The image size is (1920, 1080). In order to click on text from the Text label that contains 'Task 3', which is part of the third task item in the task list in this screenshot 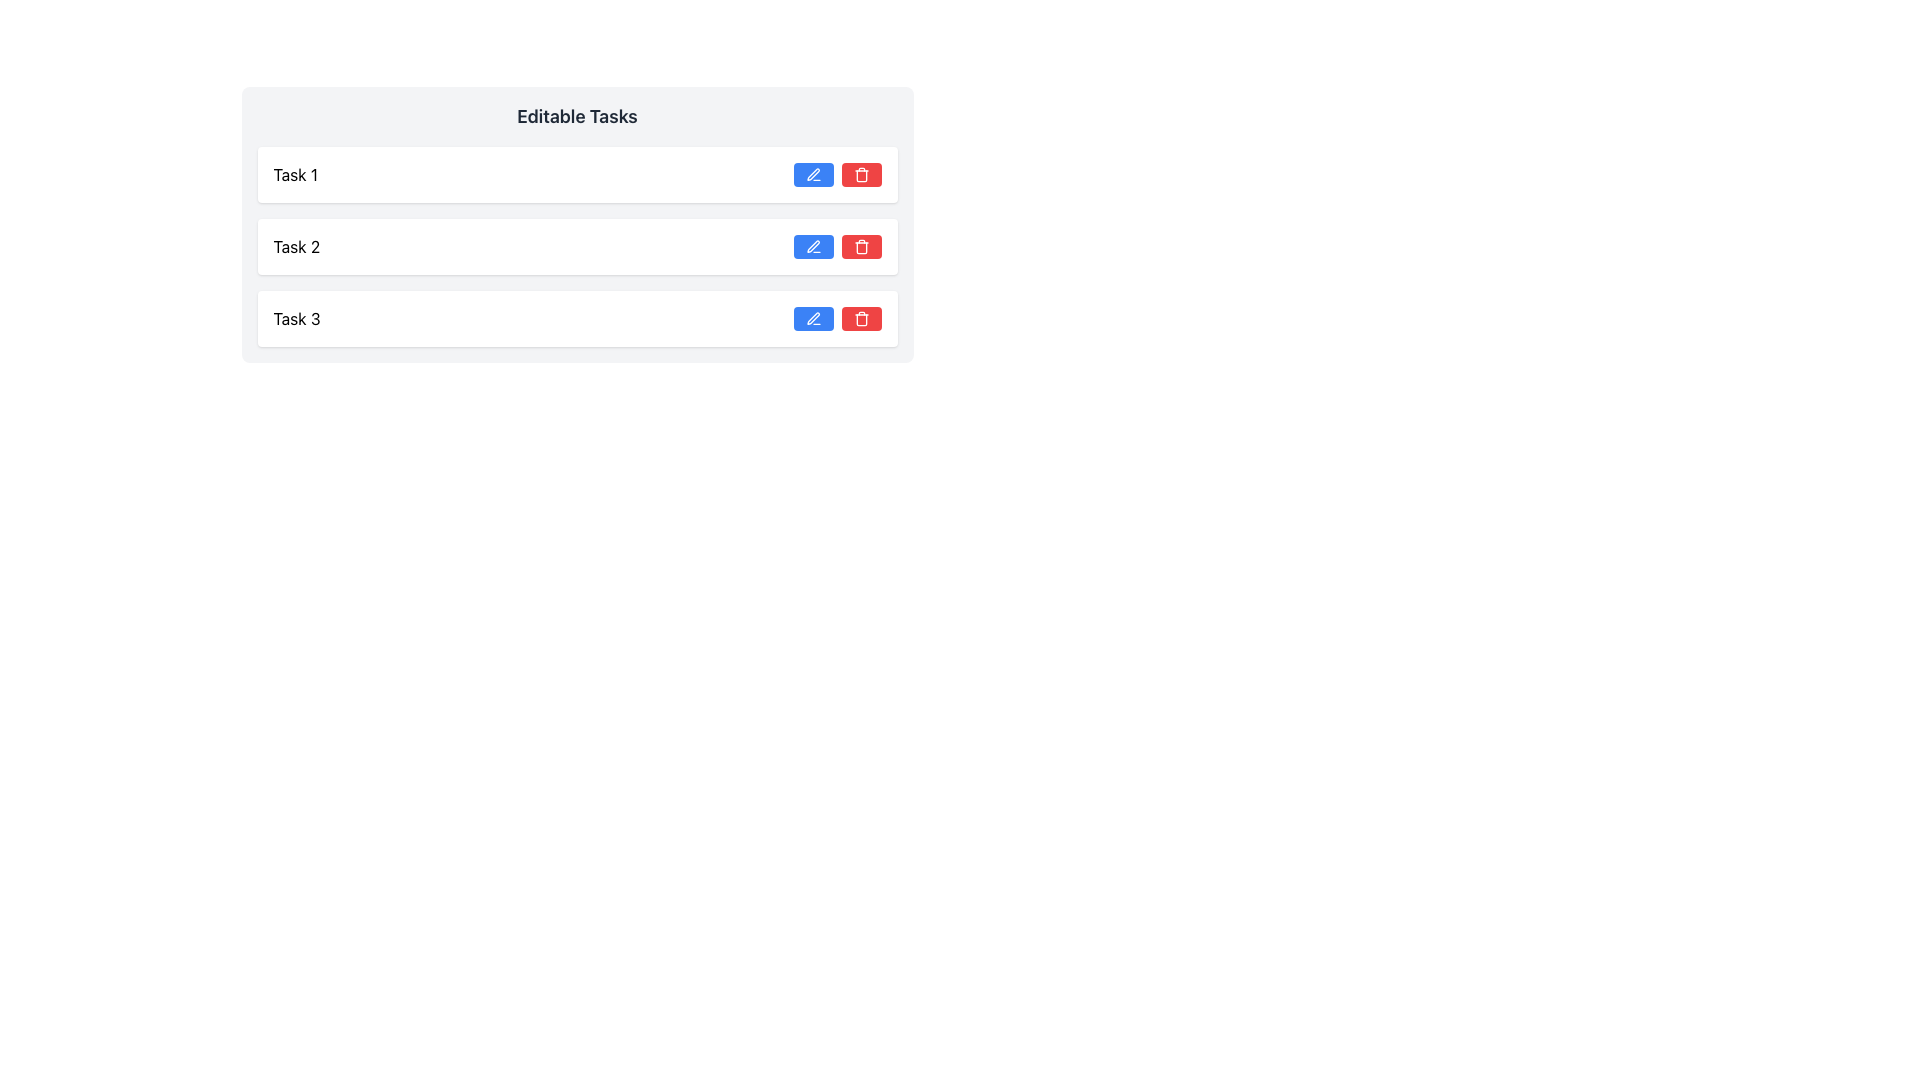, I will do `click(296, 318)`.